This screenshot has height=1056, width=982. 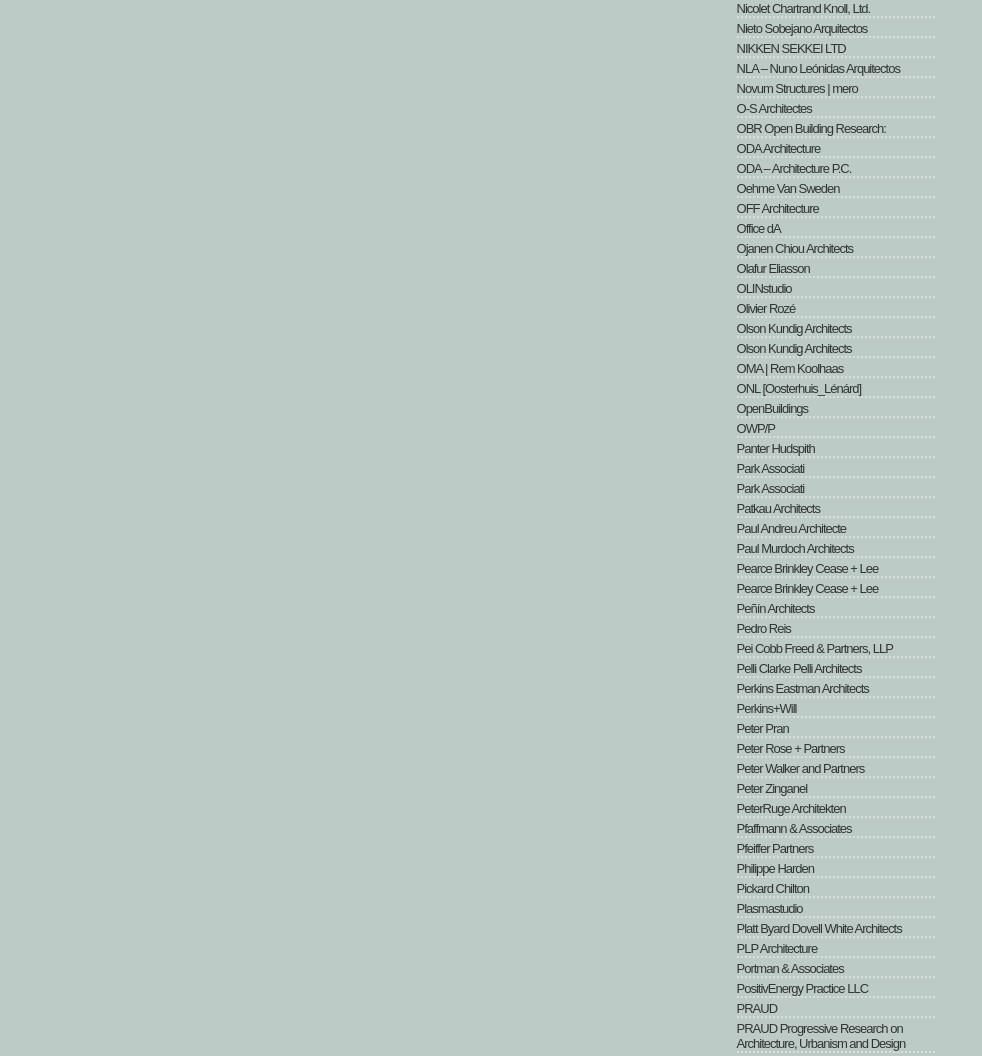 I want to click on 'NLA – Nuno Leónidas Arquitectos', so click(x=817, y=67).